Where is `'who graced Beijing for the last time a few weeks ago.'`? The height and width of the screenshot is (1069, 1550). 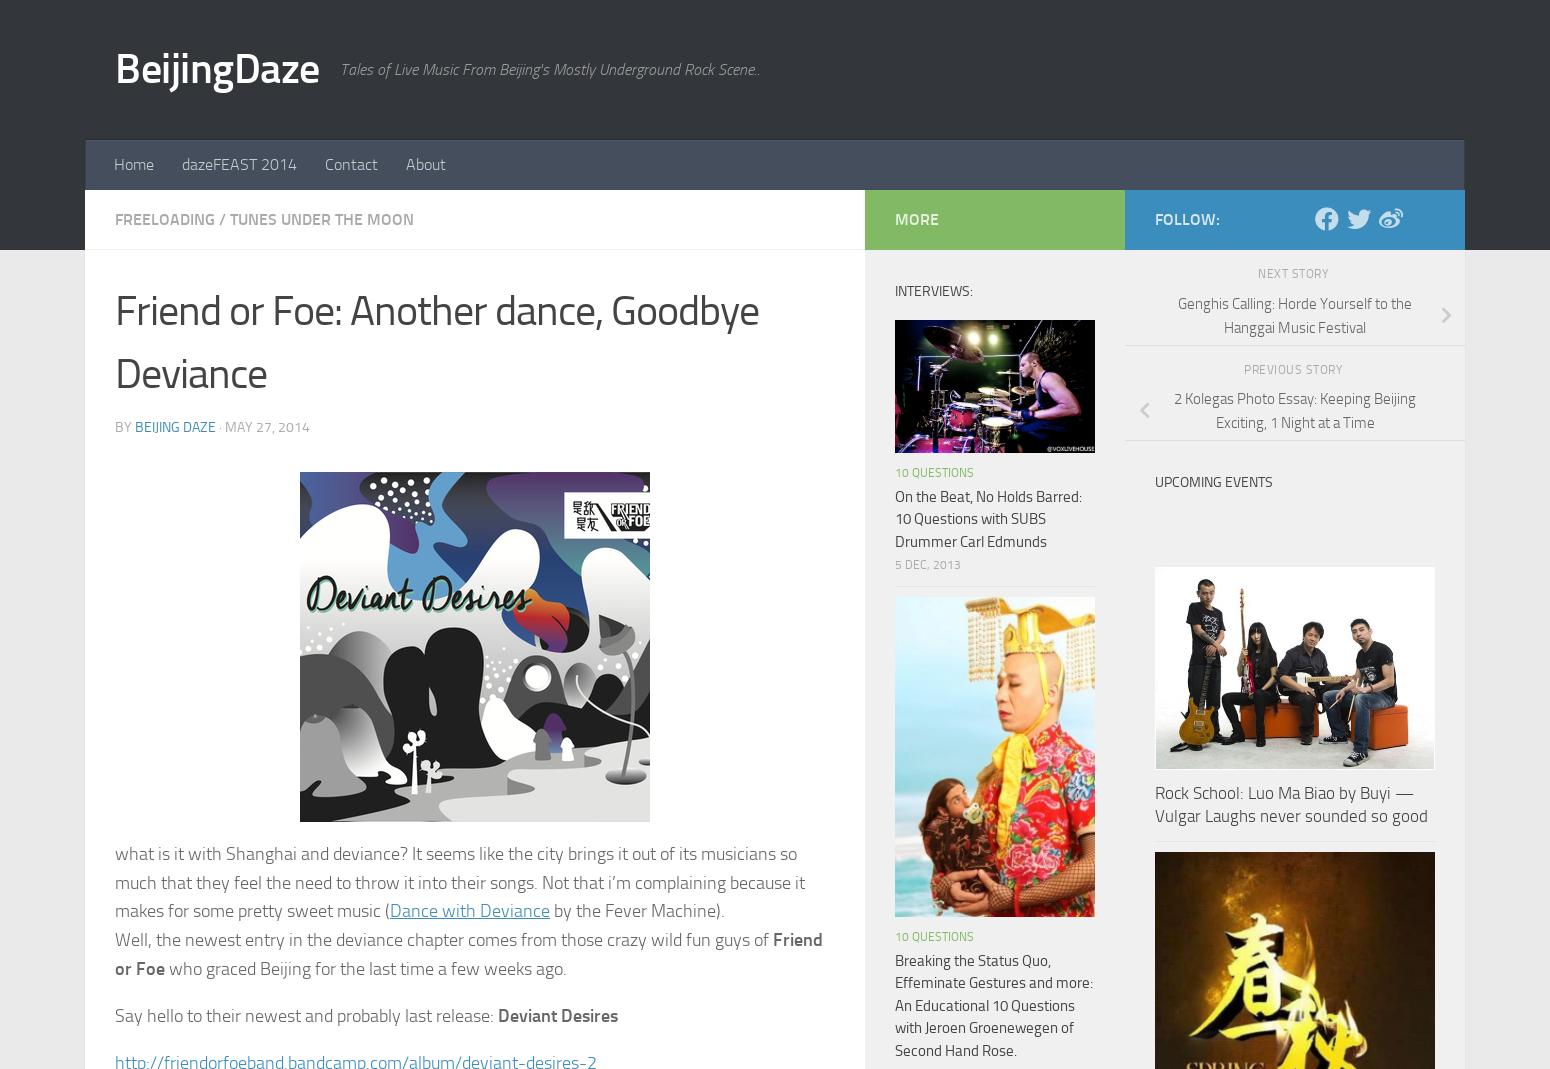
'who graced Beijing for the last time a few weeks ago.' is located at coordinates (164, 967).